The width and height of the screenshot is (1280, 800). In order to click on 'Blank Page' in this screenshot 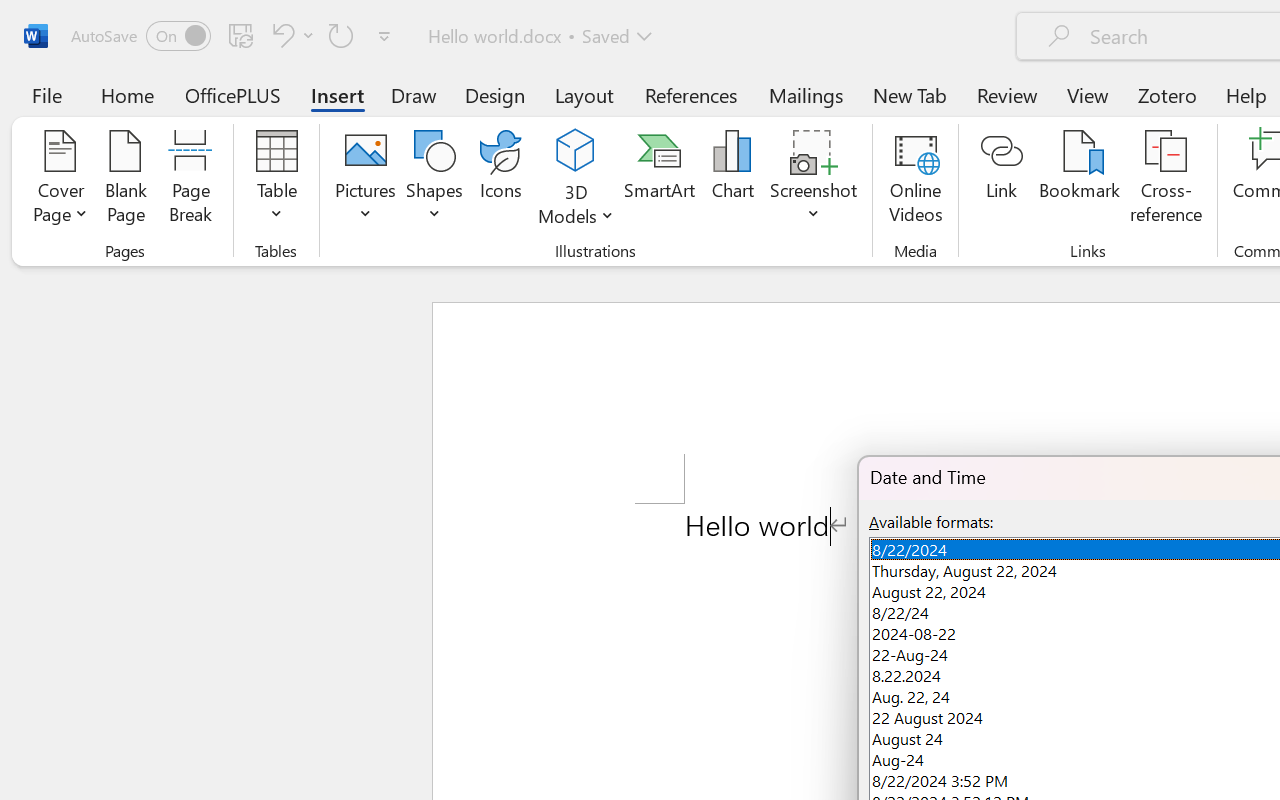, I will do `click(125, 179)`.